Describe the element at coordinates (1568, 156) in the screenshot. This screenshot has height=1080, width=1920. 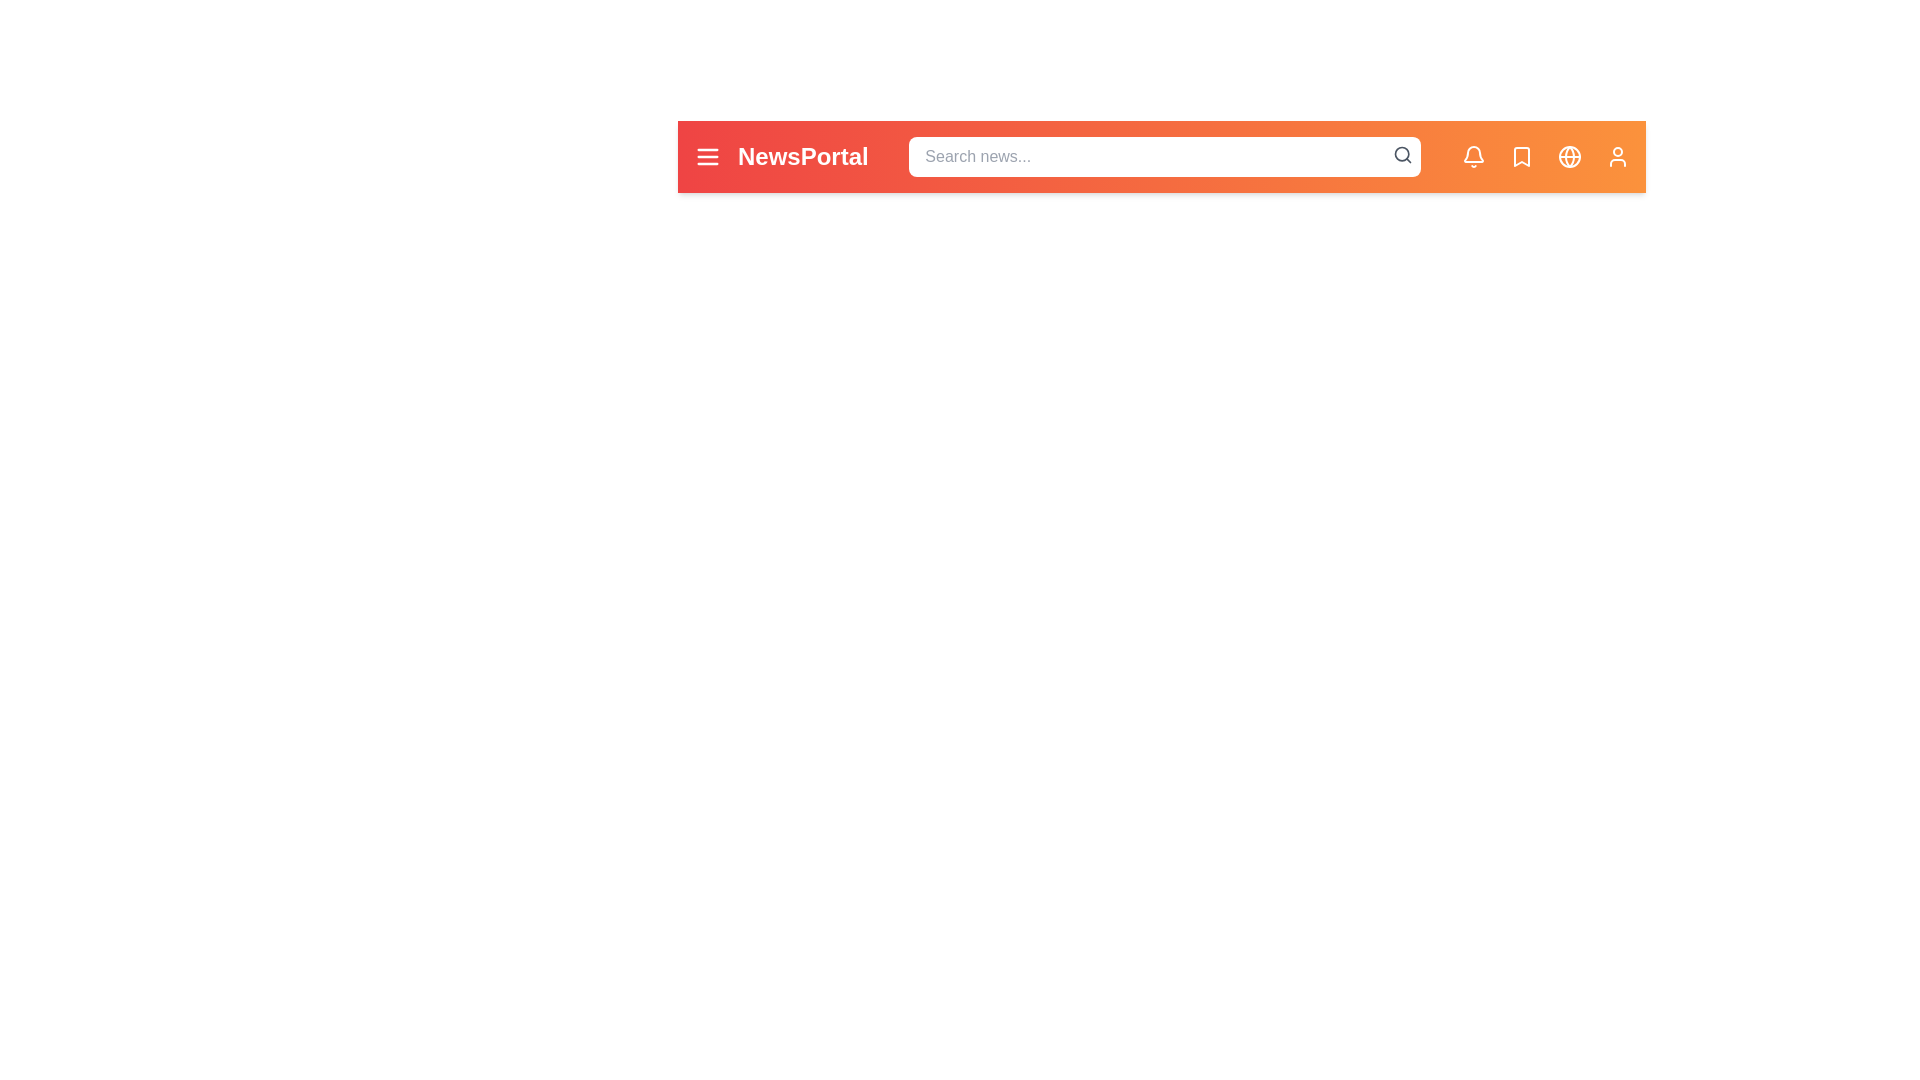
I see `the globe icon to open the language settings` at that location.